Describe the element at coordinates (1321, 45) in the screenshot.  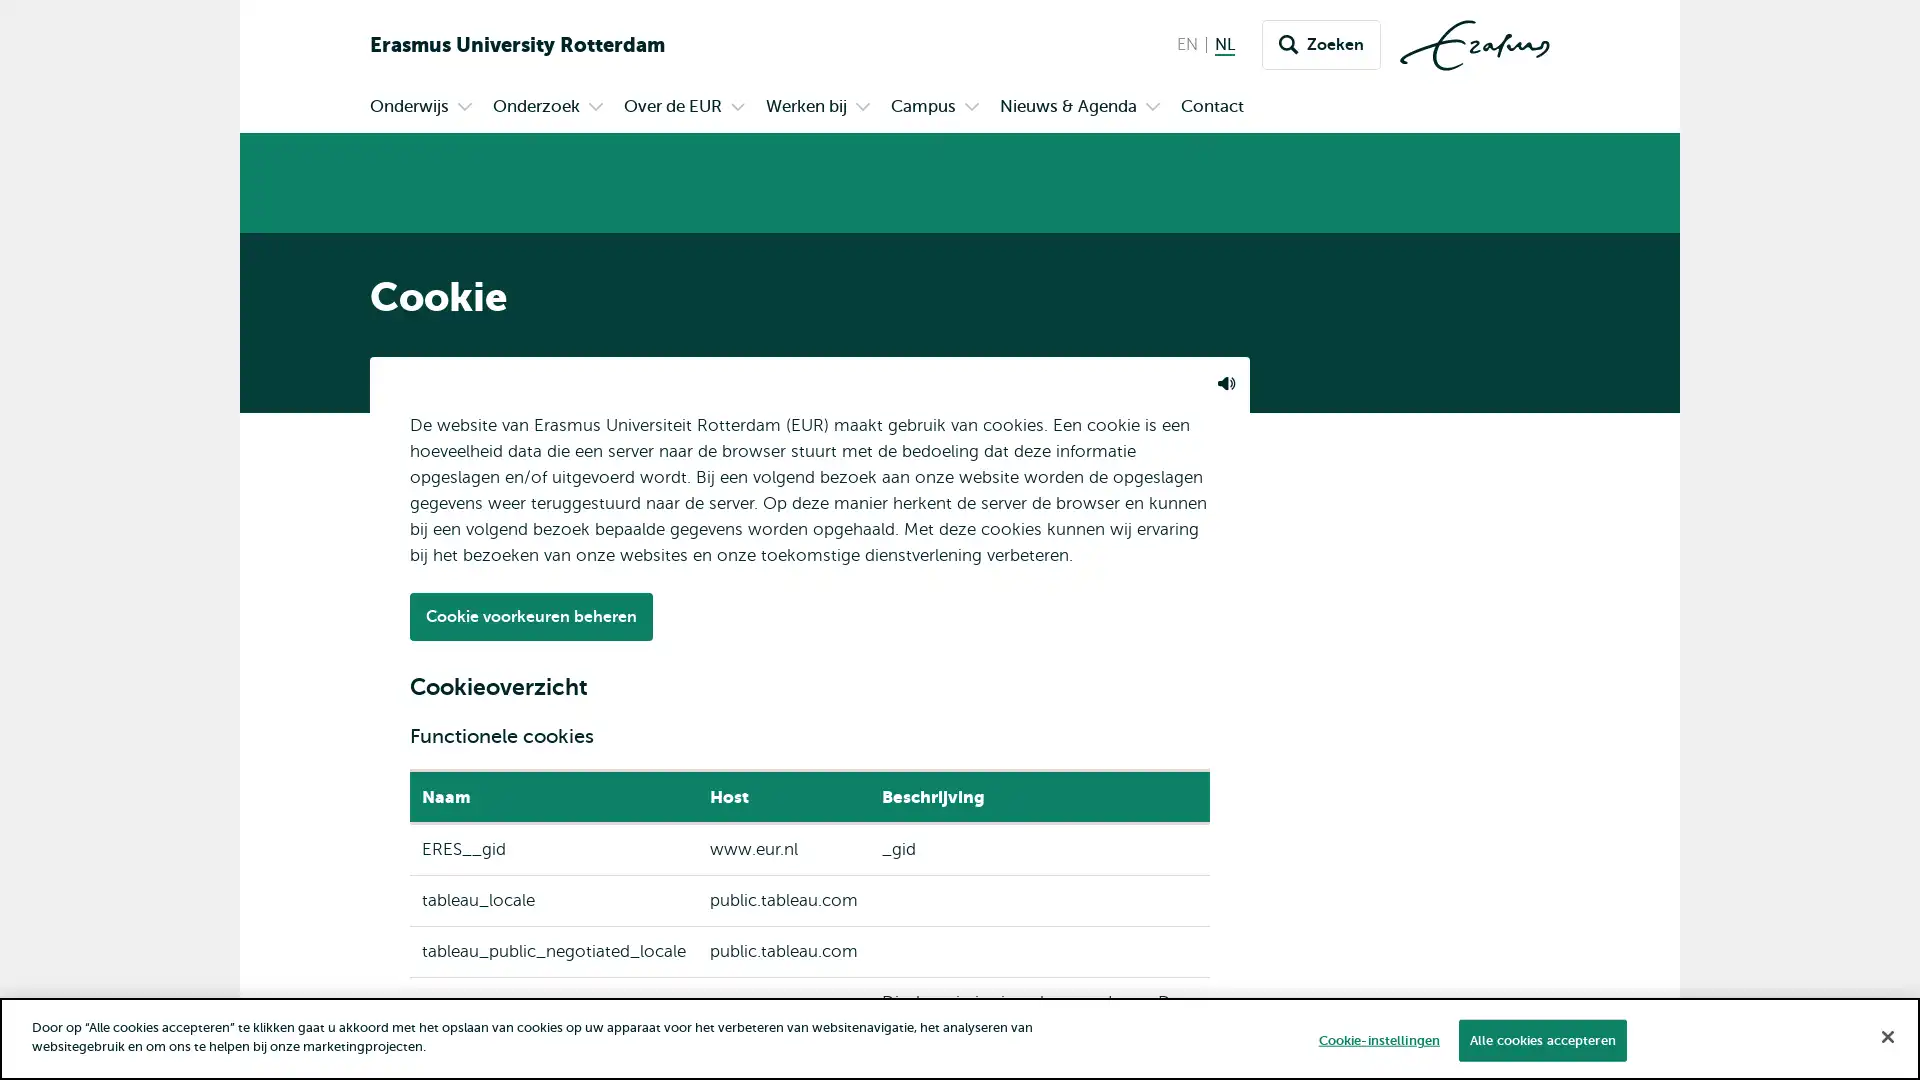
I see `Zoeken` at that location.